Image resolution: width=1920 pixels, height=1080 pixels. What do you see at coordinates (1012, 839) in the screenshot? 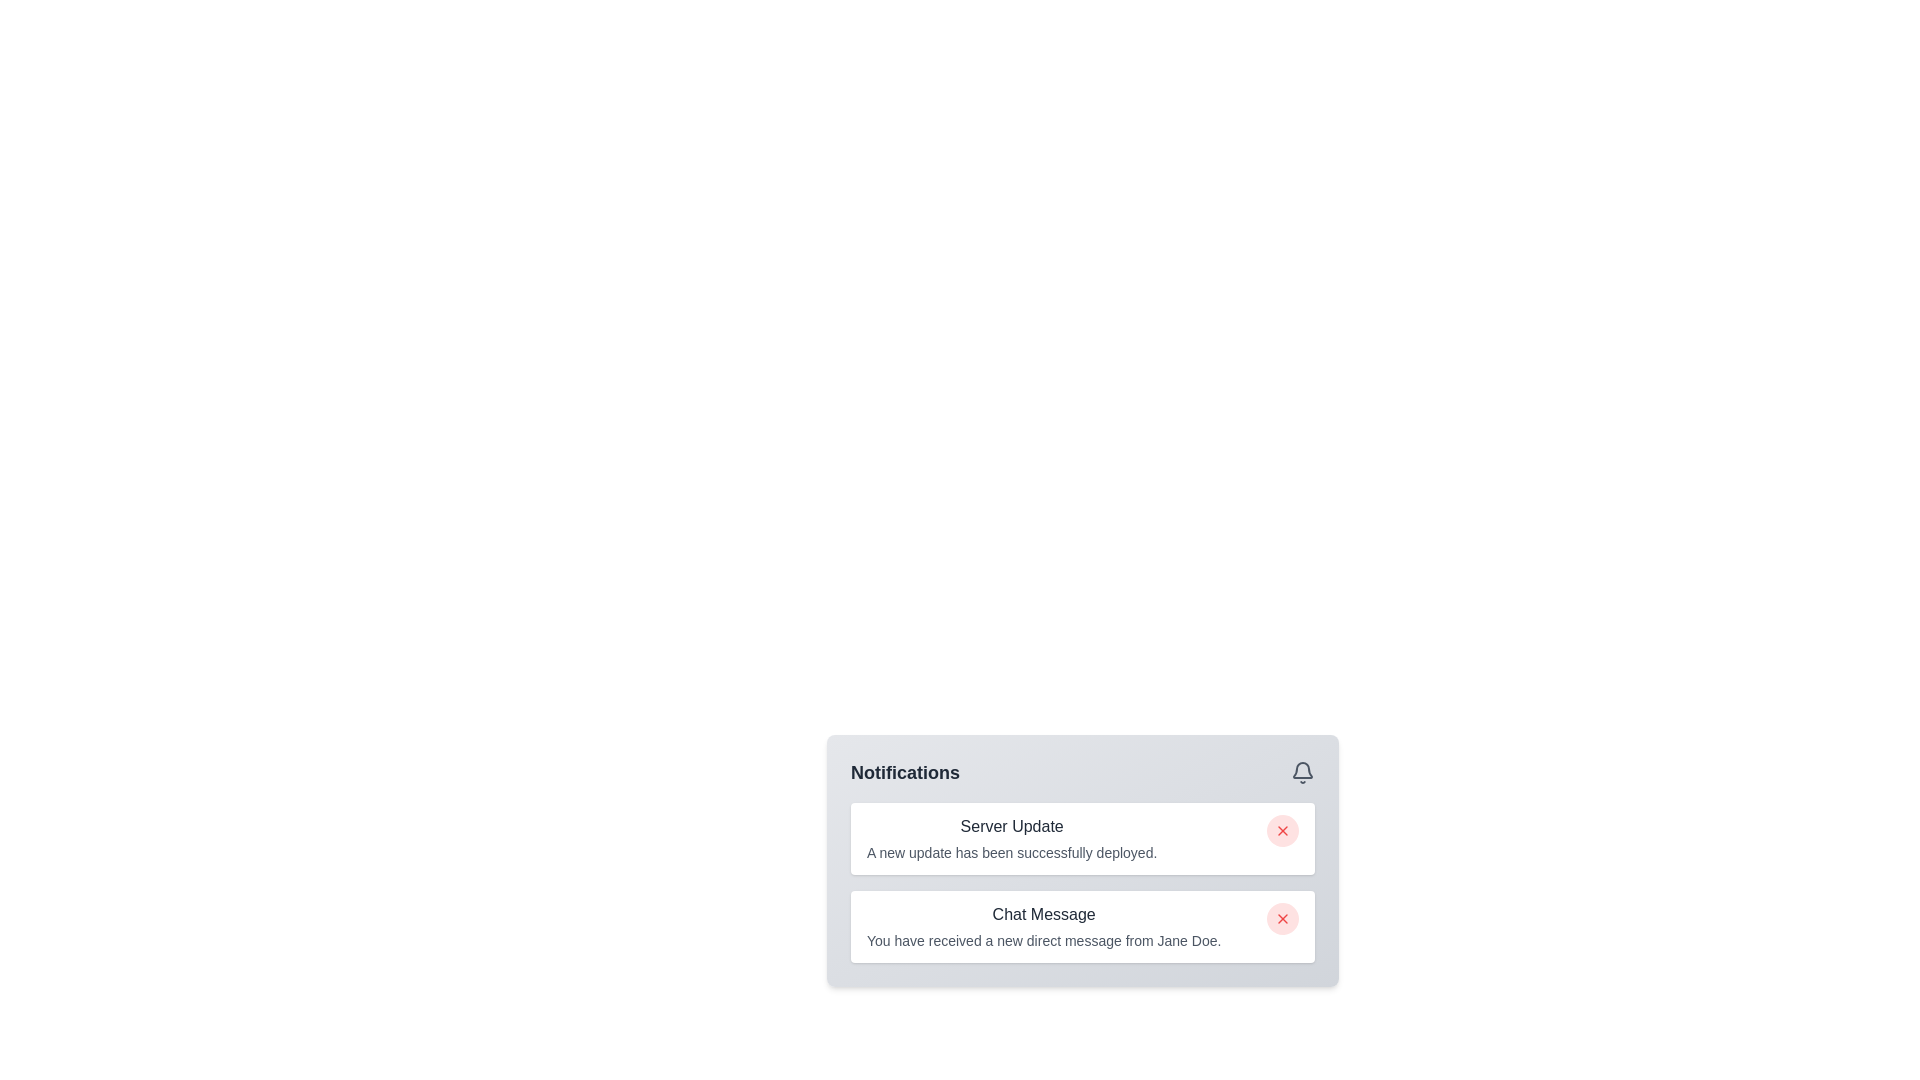
I see `text displayed in the first notification card under the 'Notifications' heading, which provides information about a recent server update` at bounding box center [1012, 839].